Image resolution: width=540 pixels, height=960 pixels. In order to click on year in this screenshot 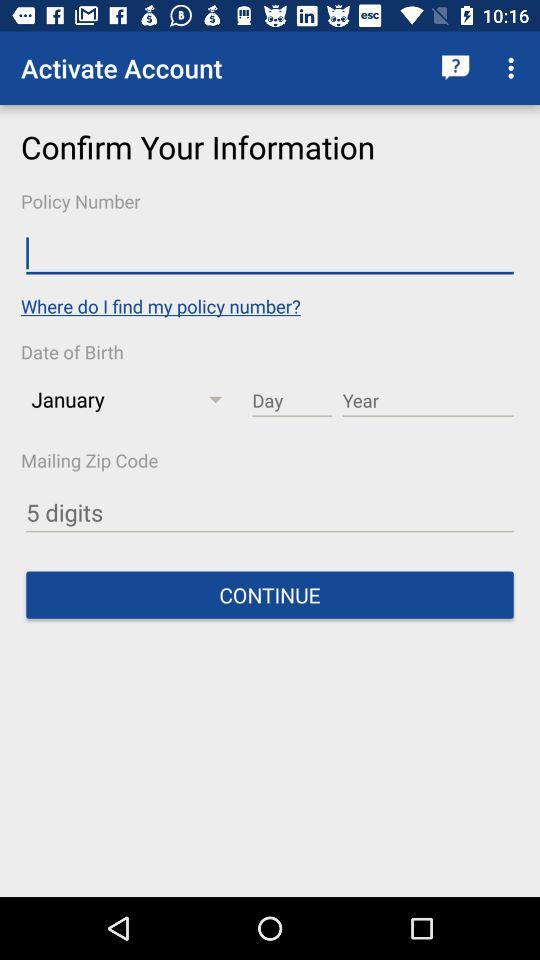, I will do `click(427, 400)`.